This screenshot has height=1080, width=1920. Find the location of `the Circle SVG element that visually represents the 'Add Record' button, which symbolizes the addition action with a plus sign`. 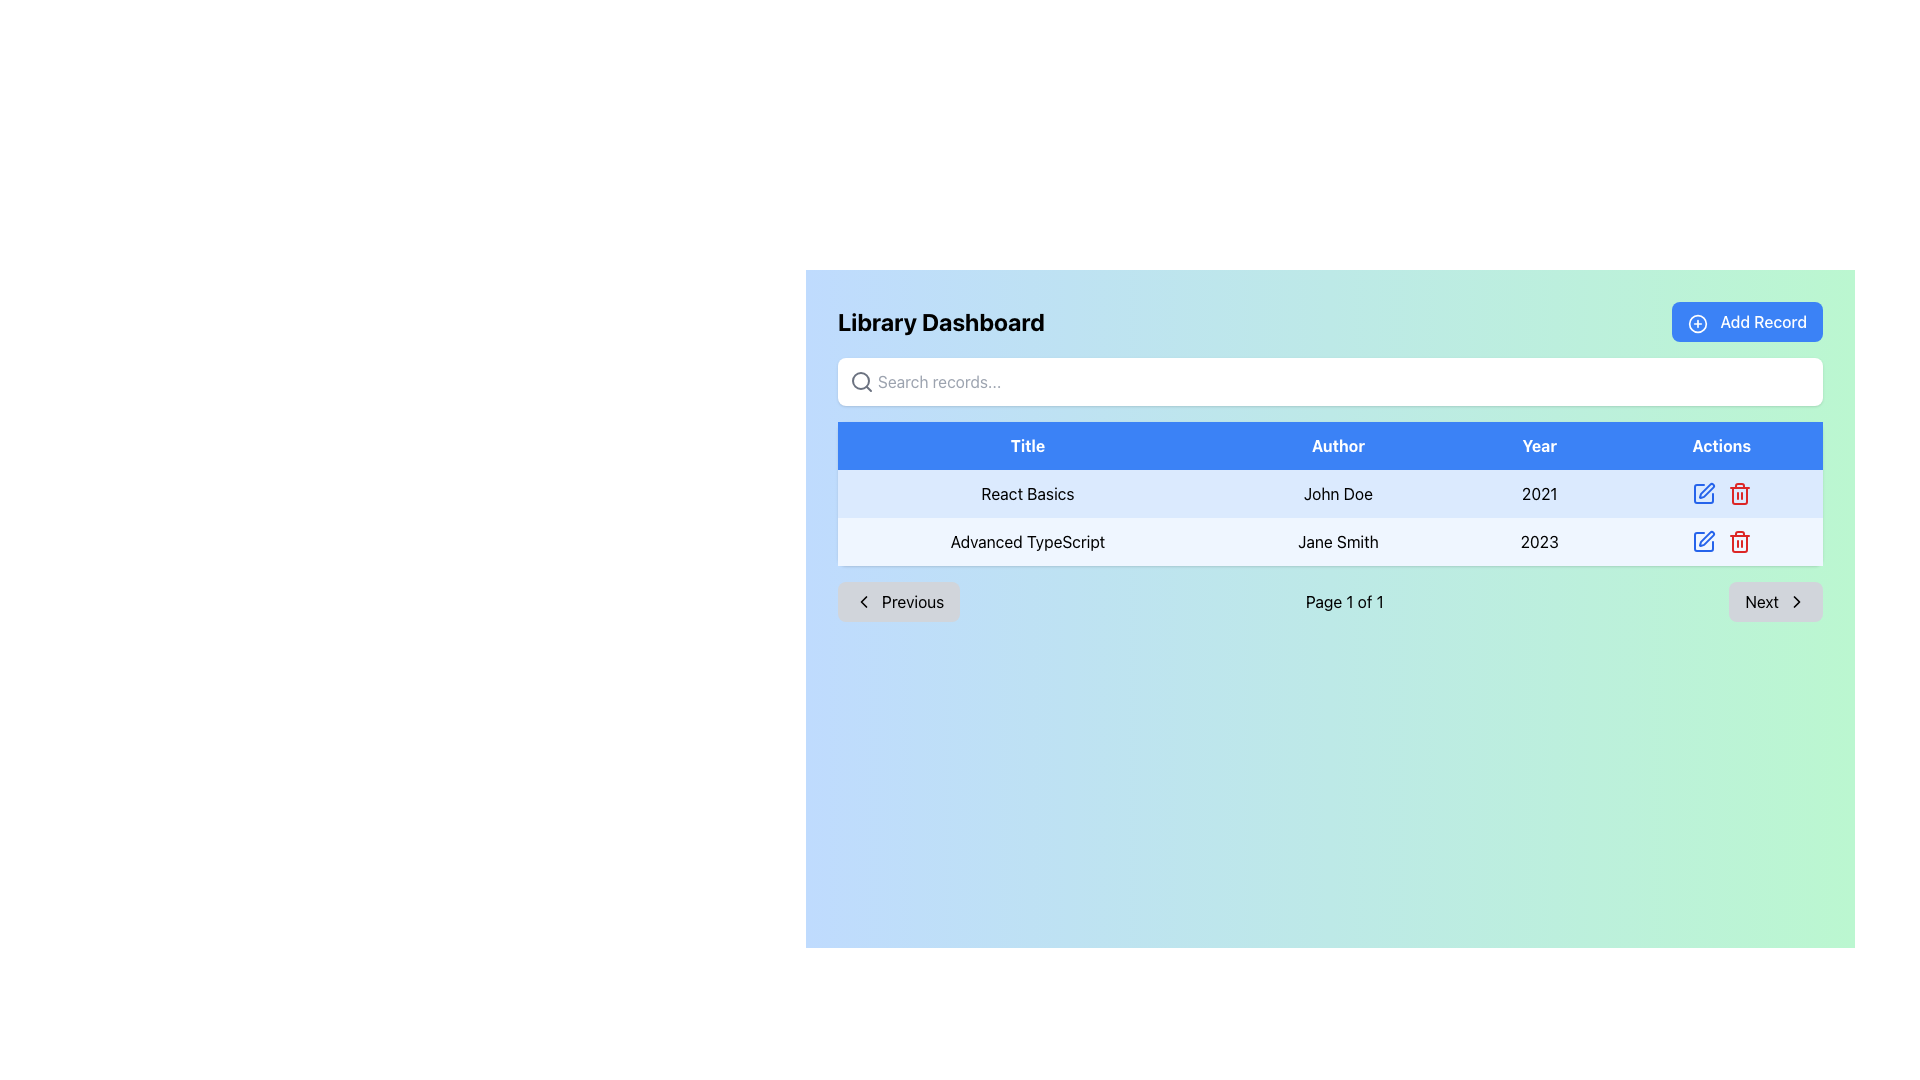

the Circle SVG element that visually represents the 'Add Record' button, which symbolizes the addition action with a plus sign is located at coordinates (1697, 322).